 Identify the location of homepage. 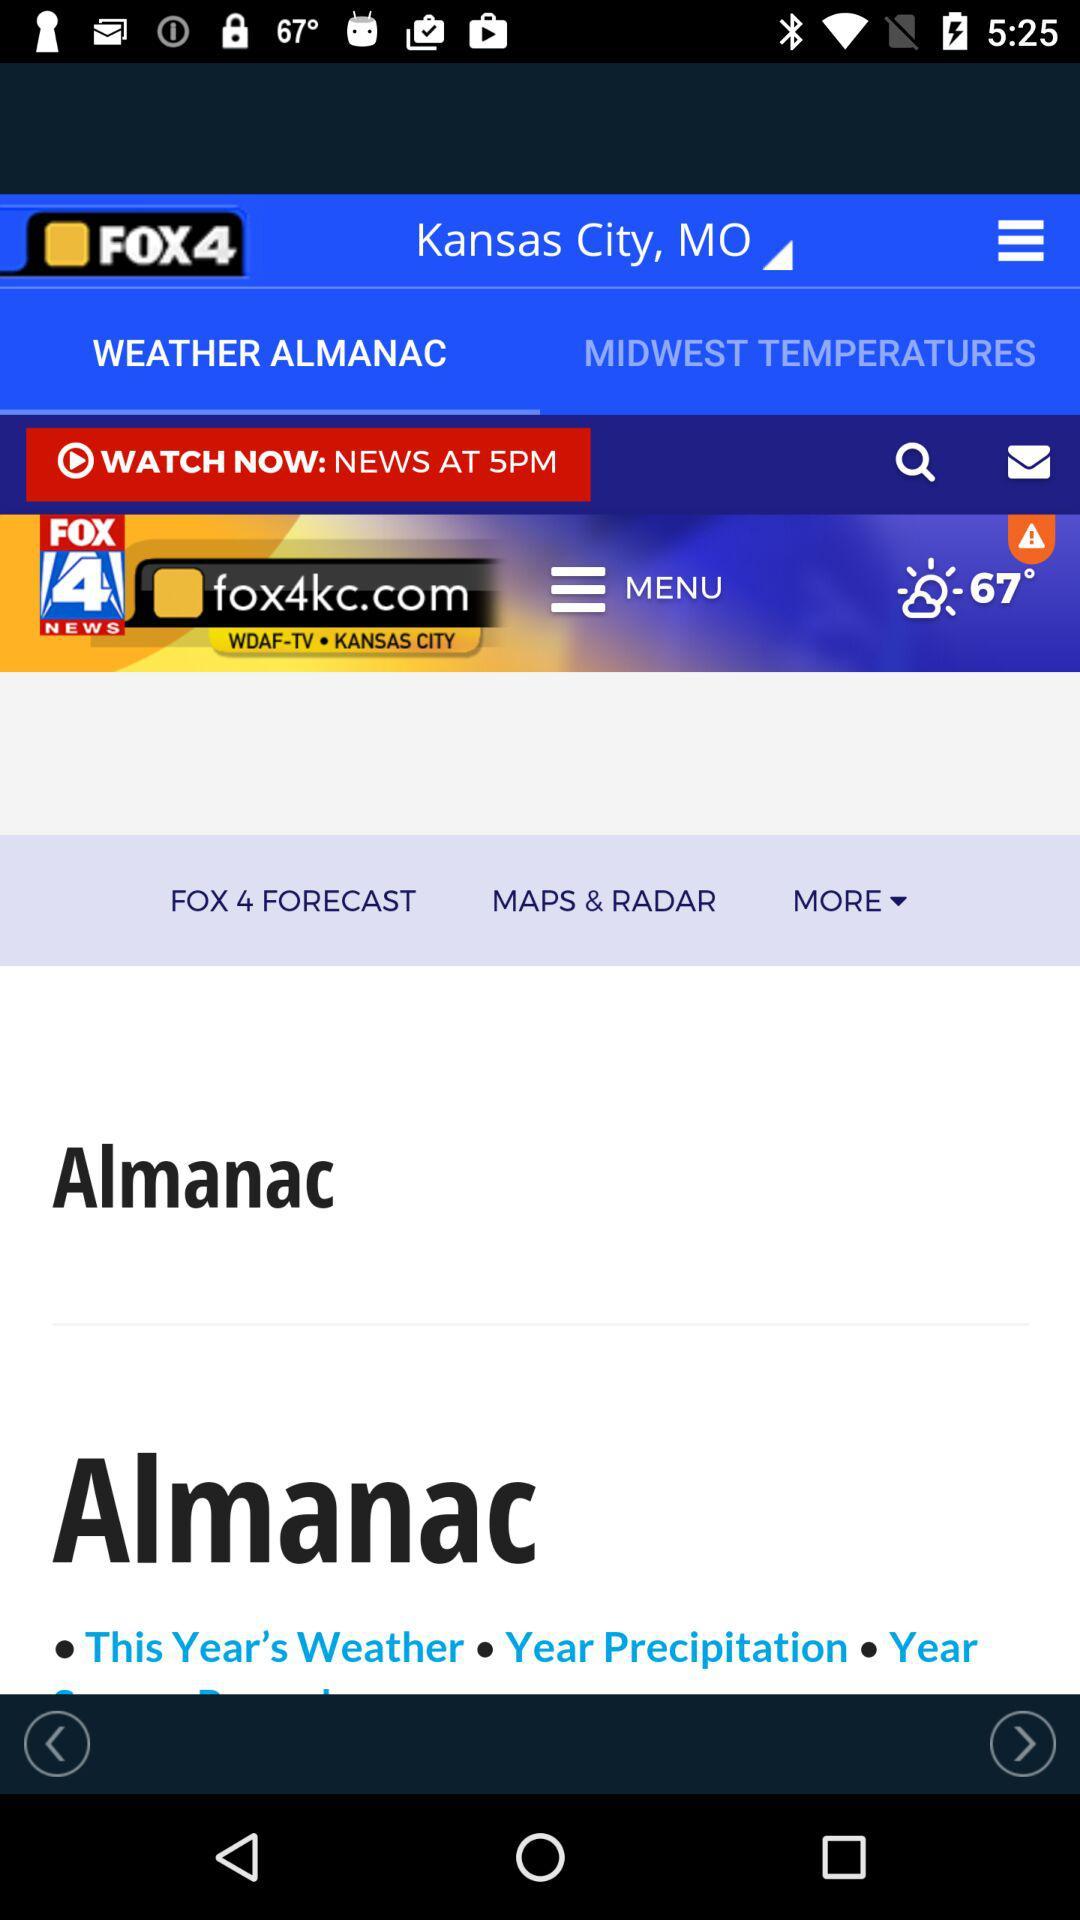
(131, 240).